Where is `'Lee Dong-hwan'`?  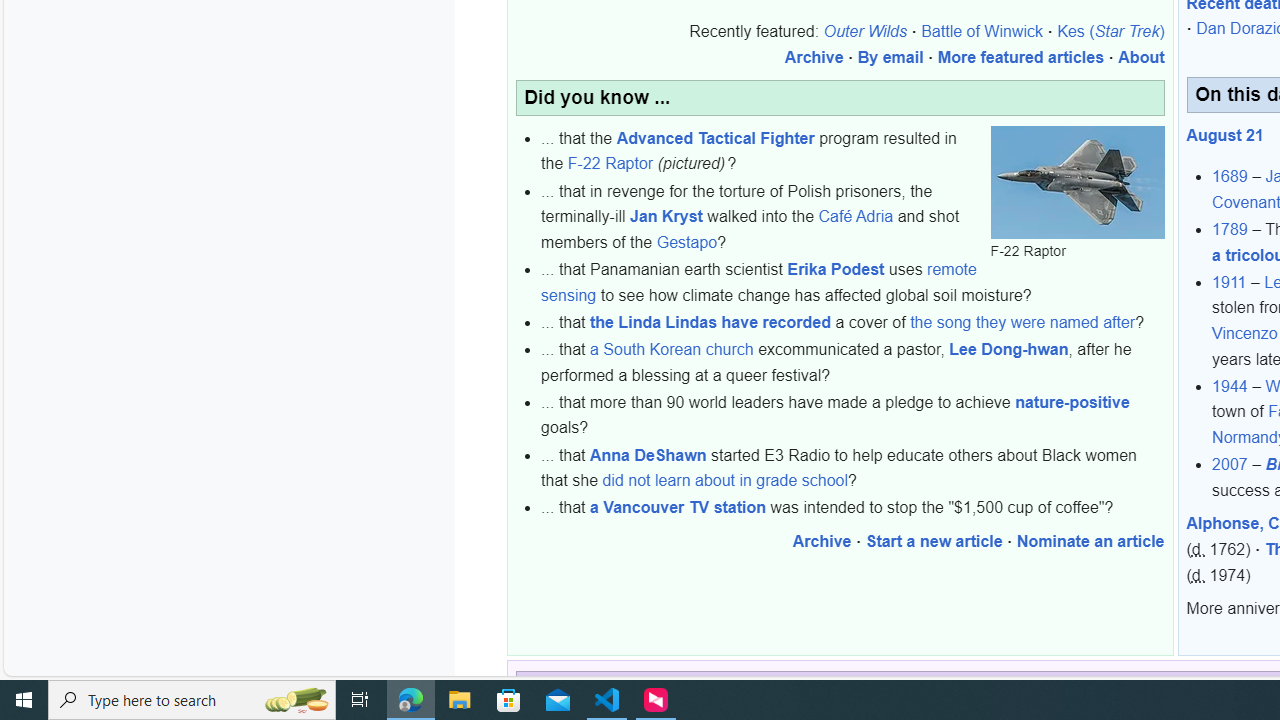 'Lee Dong-hwan' is located at coordinates (1008, 349).